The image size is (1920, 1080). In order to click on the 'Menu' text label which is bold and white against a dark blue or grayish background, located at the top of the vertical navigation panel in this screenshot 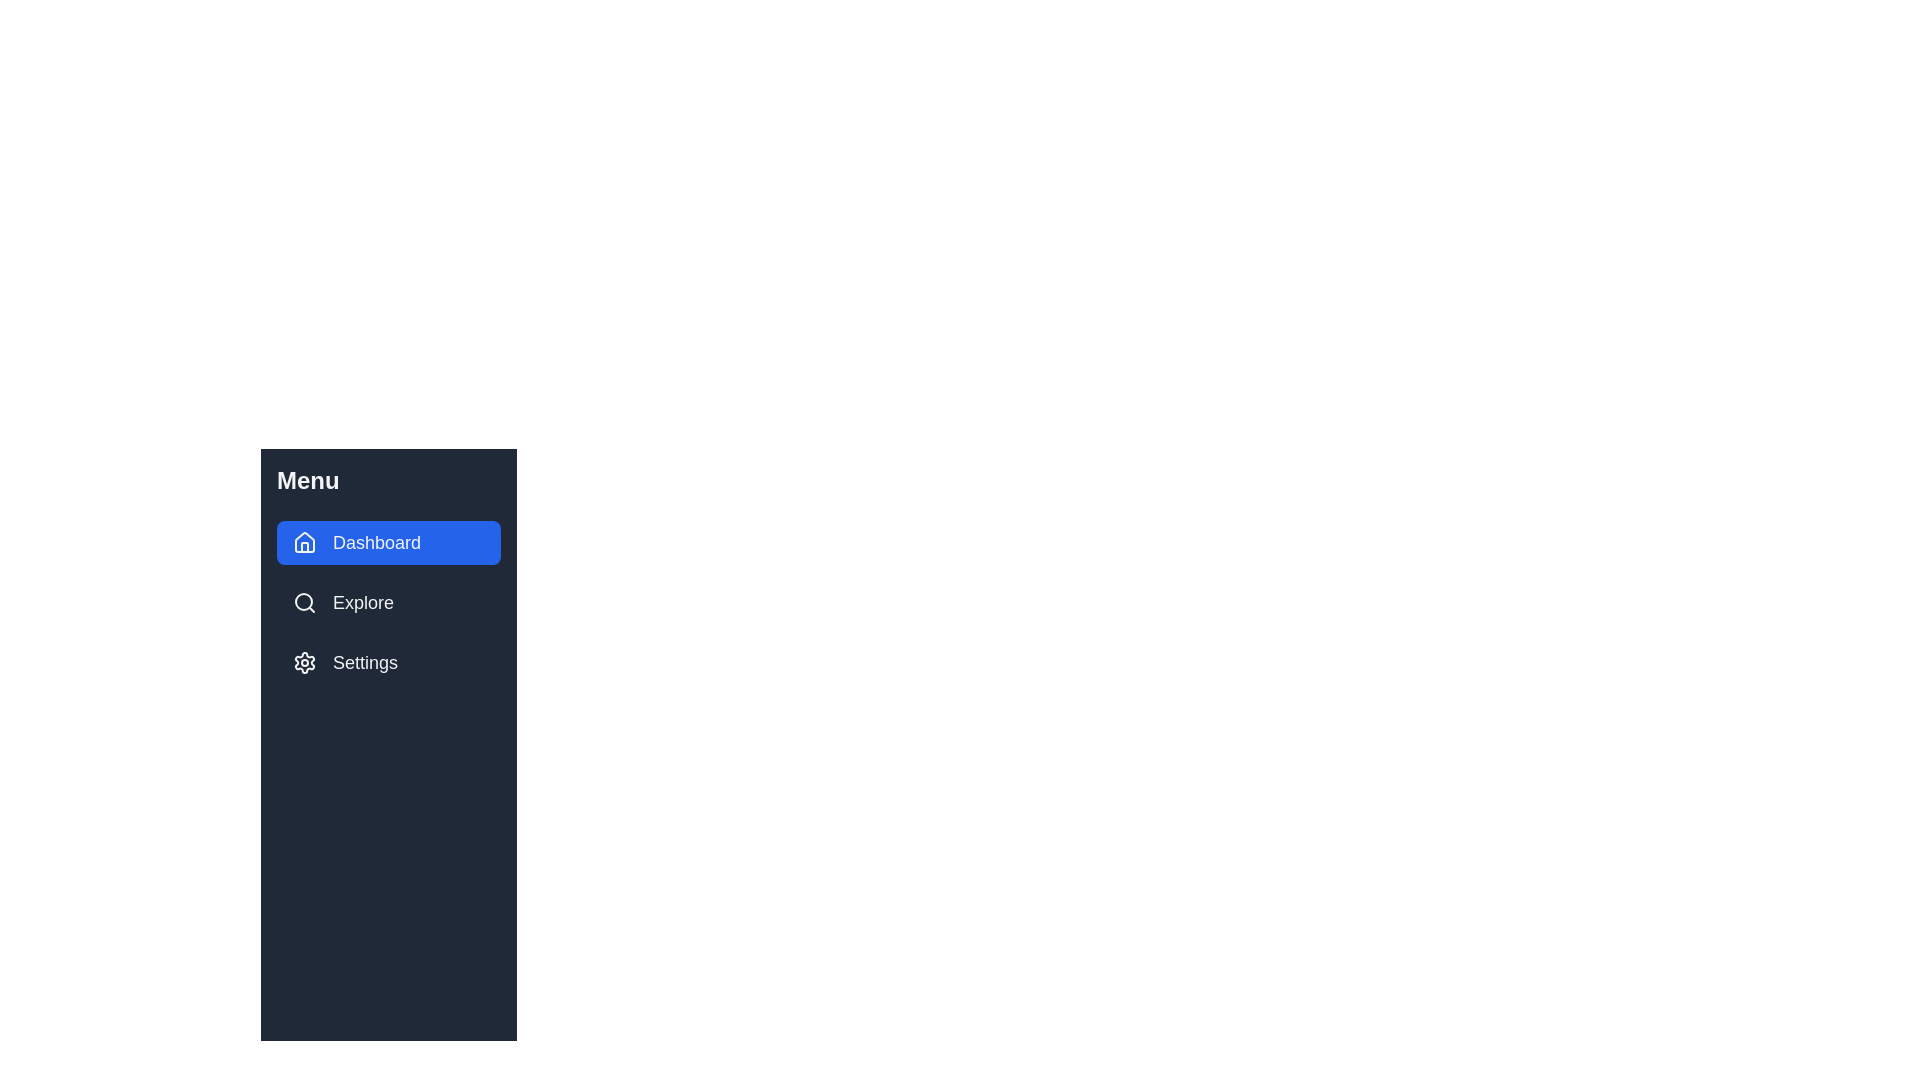, I will do `click(307, 481)`.